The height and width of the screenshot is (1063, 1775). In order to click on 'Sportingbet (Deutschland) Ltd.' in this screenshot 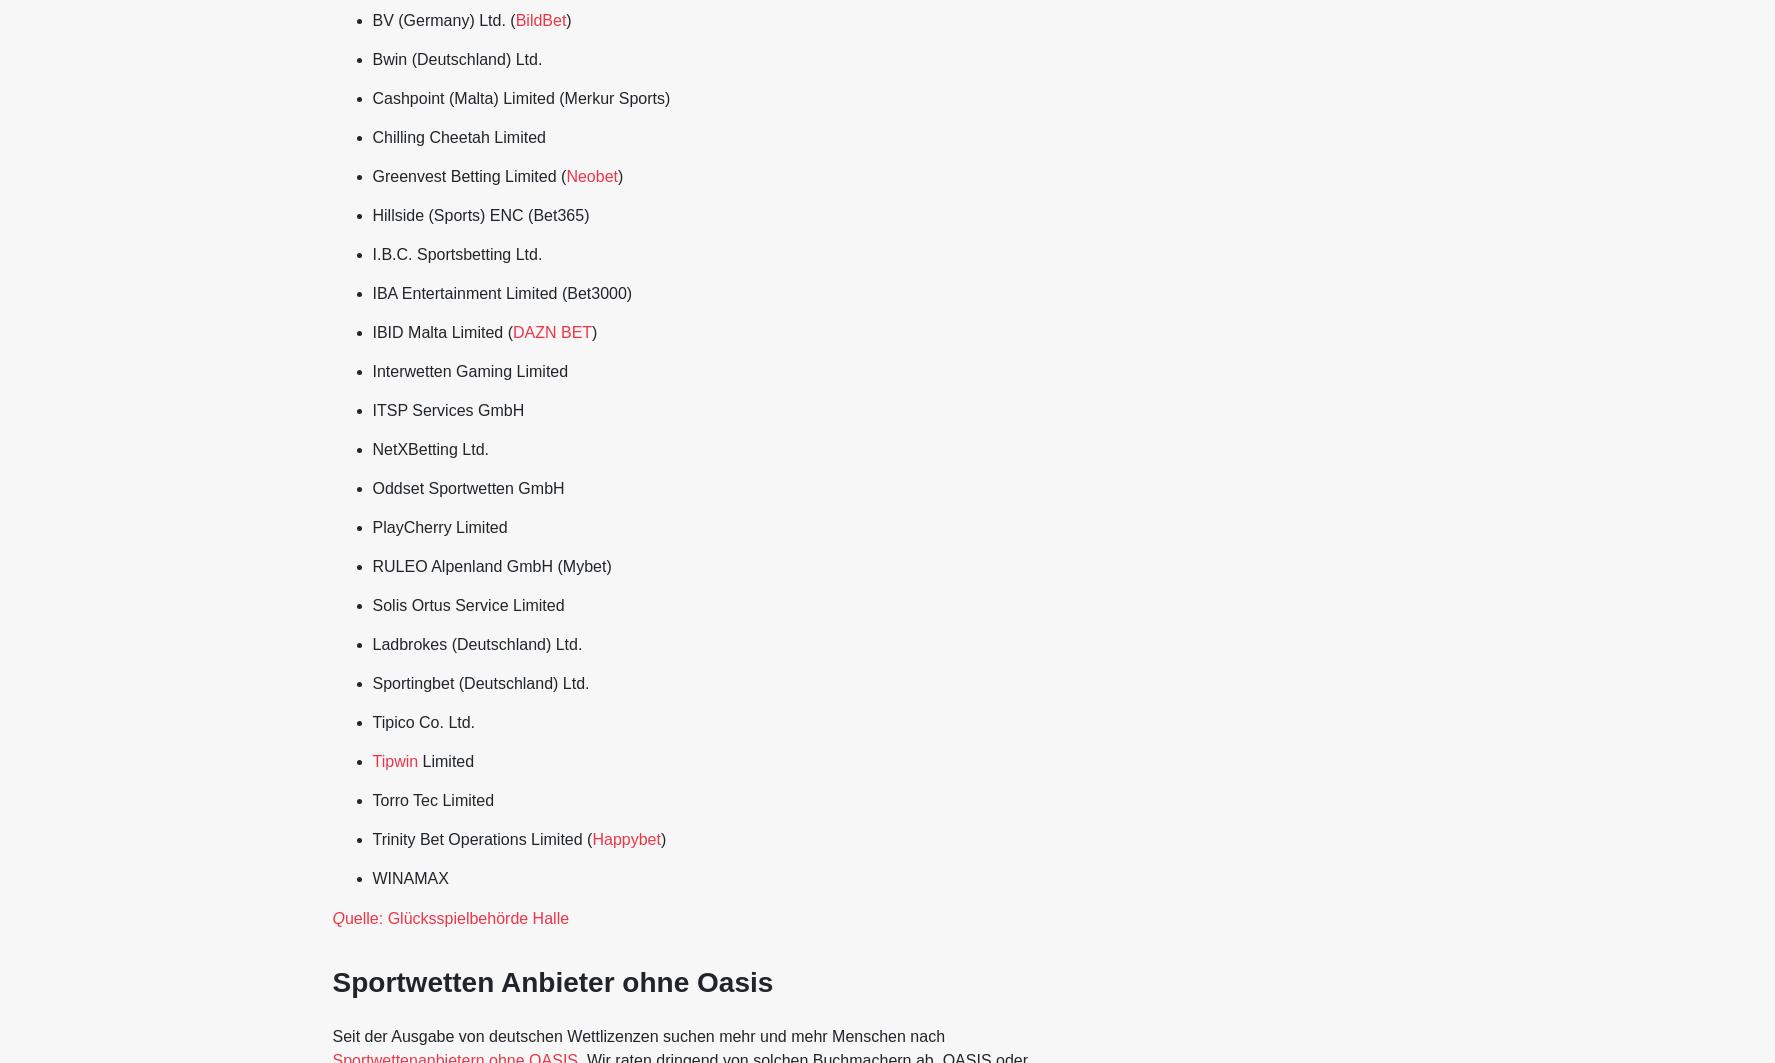, I will do `click(480, 682)`.